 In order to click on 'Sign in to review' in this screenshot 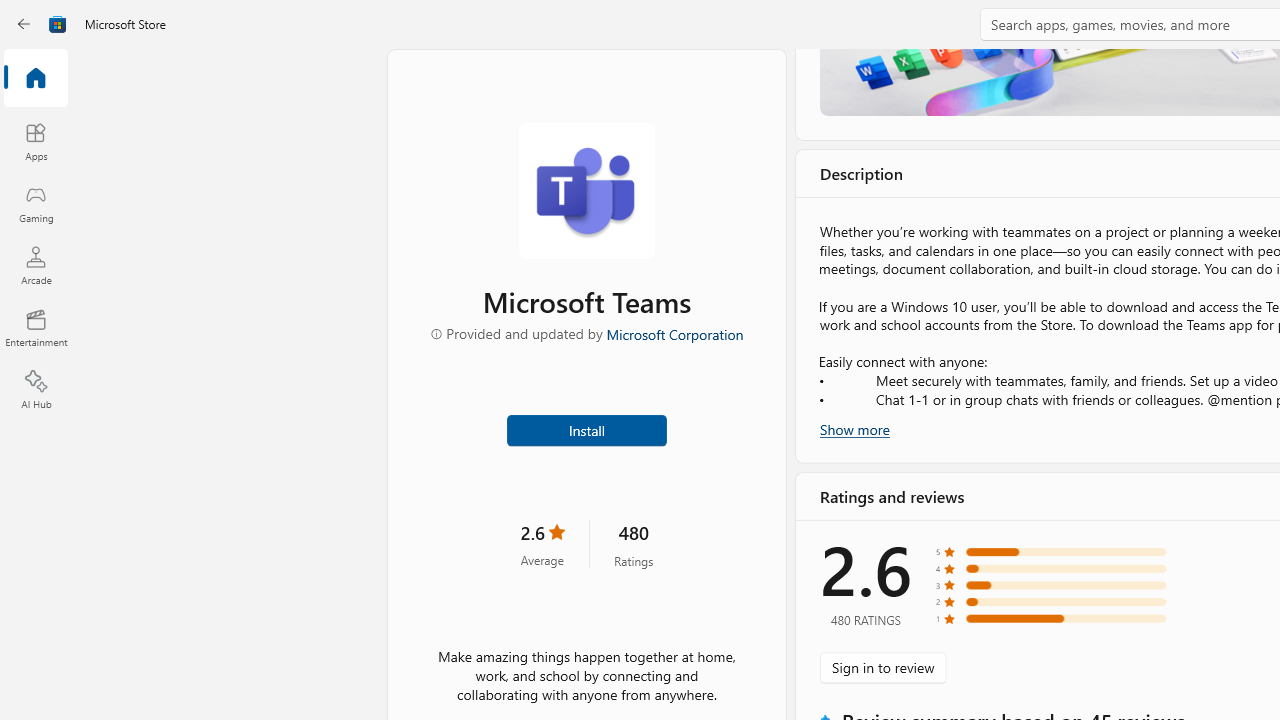, I will do `click(882, 667)`.